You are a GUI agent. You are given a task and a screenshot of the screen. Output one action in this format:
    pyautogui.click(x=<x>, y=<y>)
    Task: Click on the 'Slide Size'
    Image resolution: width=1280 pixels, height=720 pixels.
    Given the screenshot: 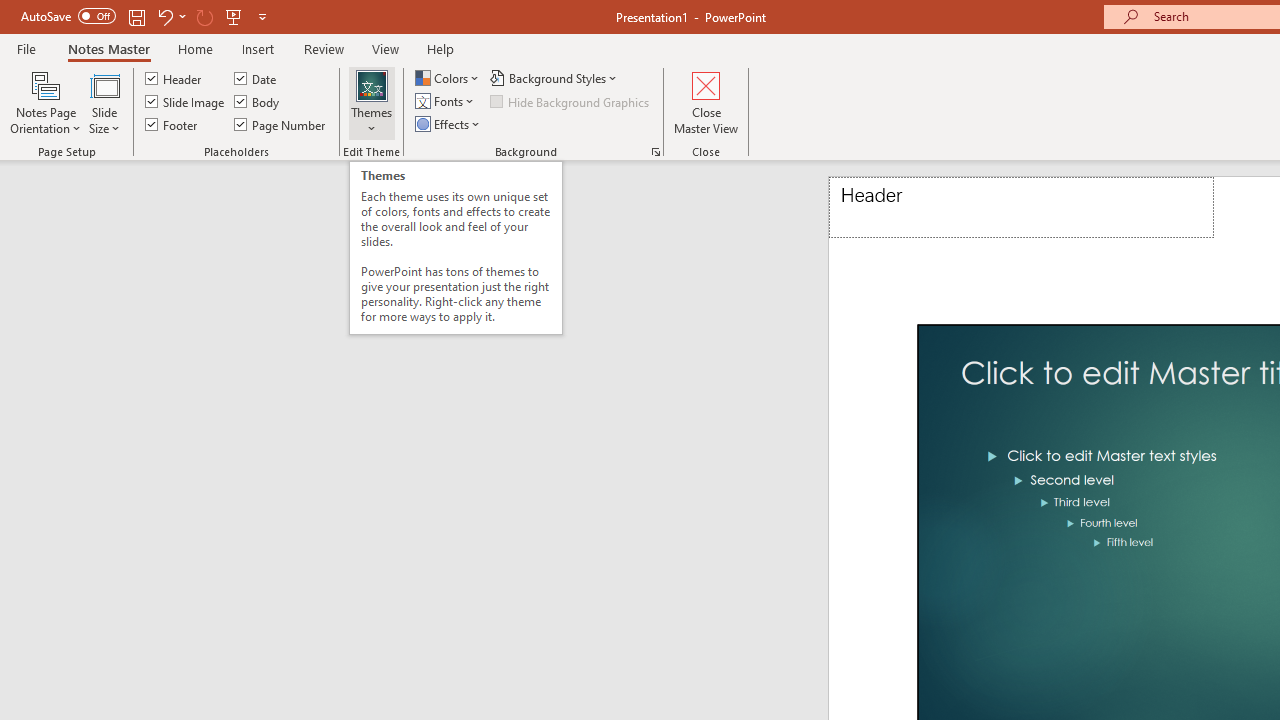 What is the action you would take?
    pyautogui.click(x=103, y=103)
    